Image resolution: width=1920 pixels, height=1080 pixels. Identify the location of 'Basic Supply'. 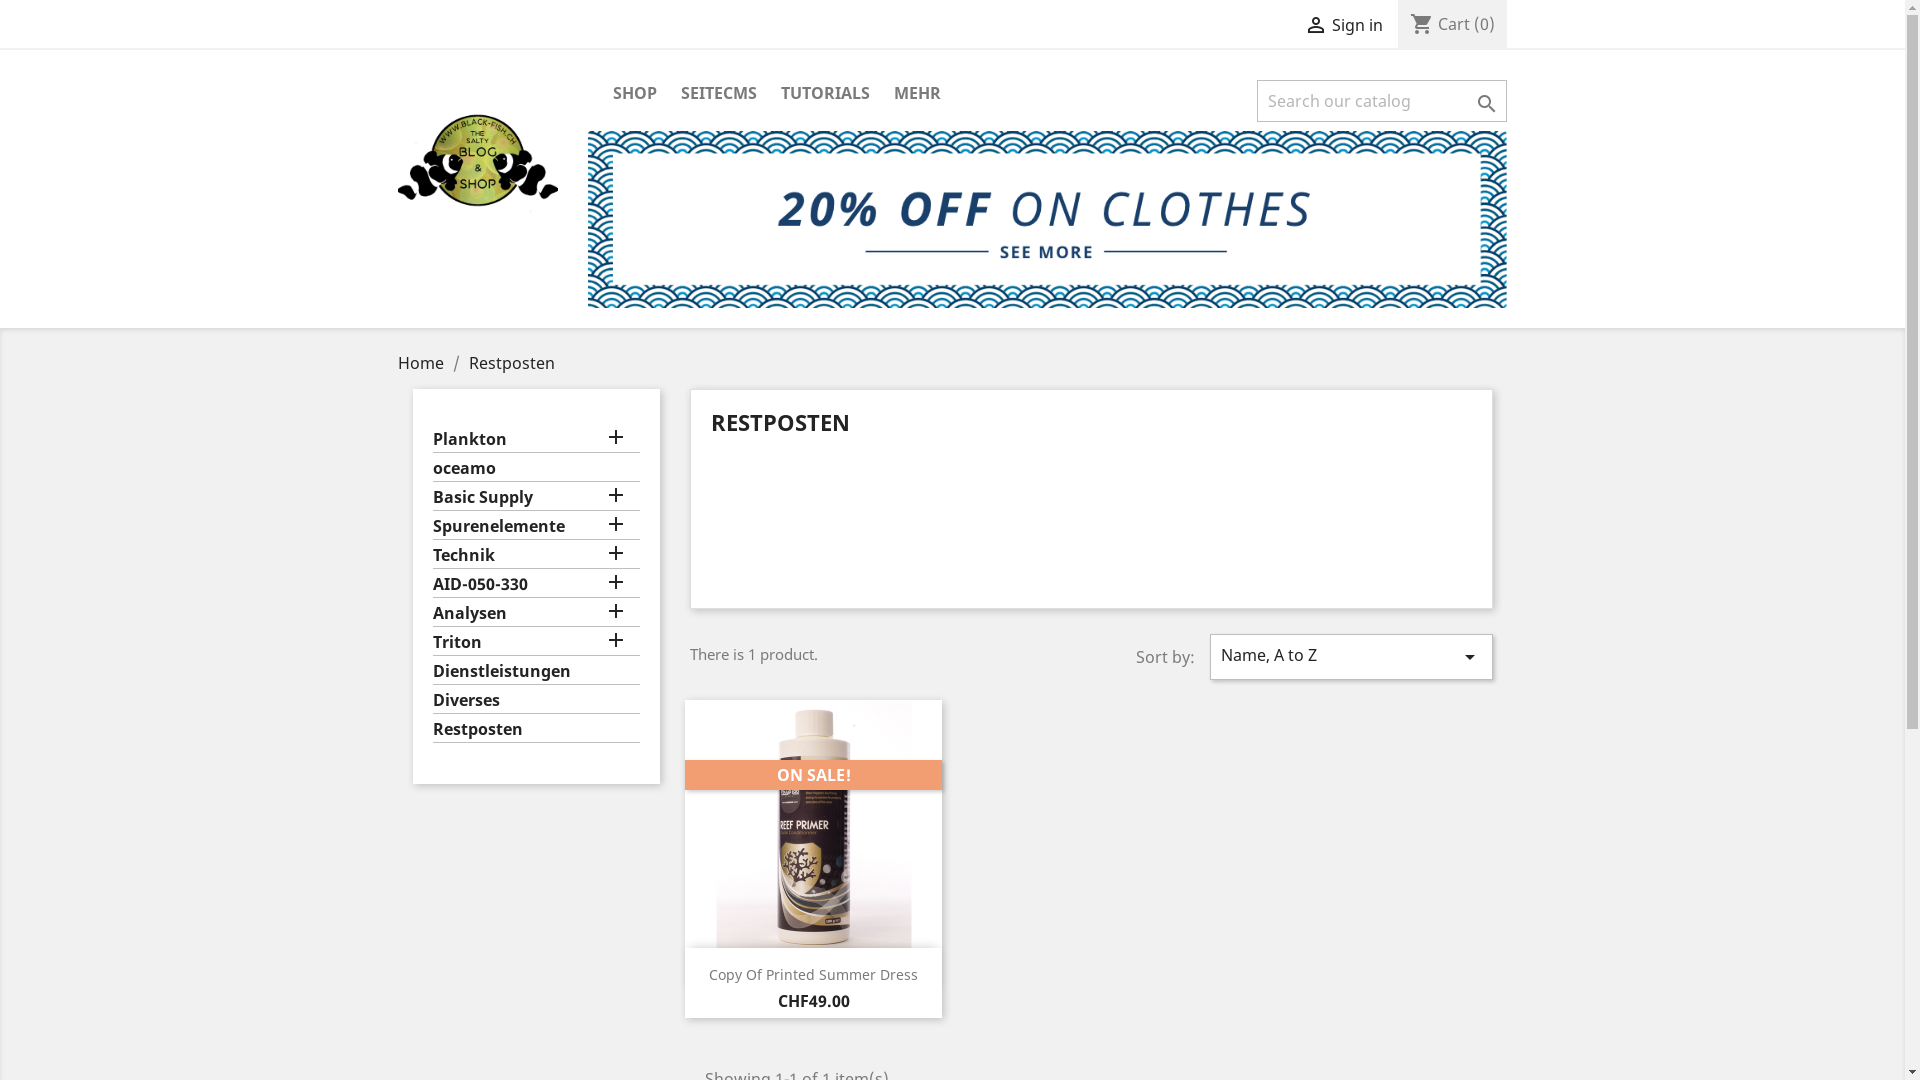
(536, 497).